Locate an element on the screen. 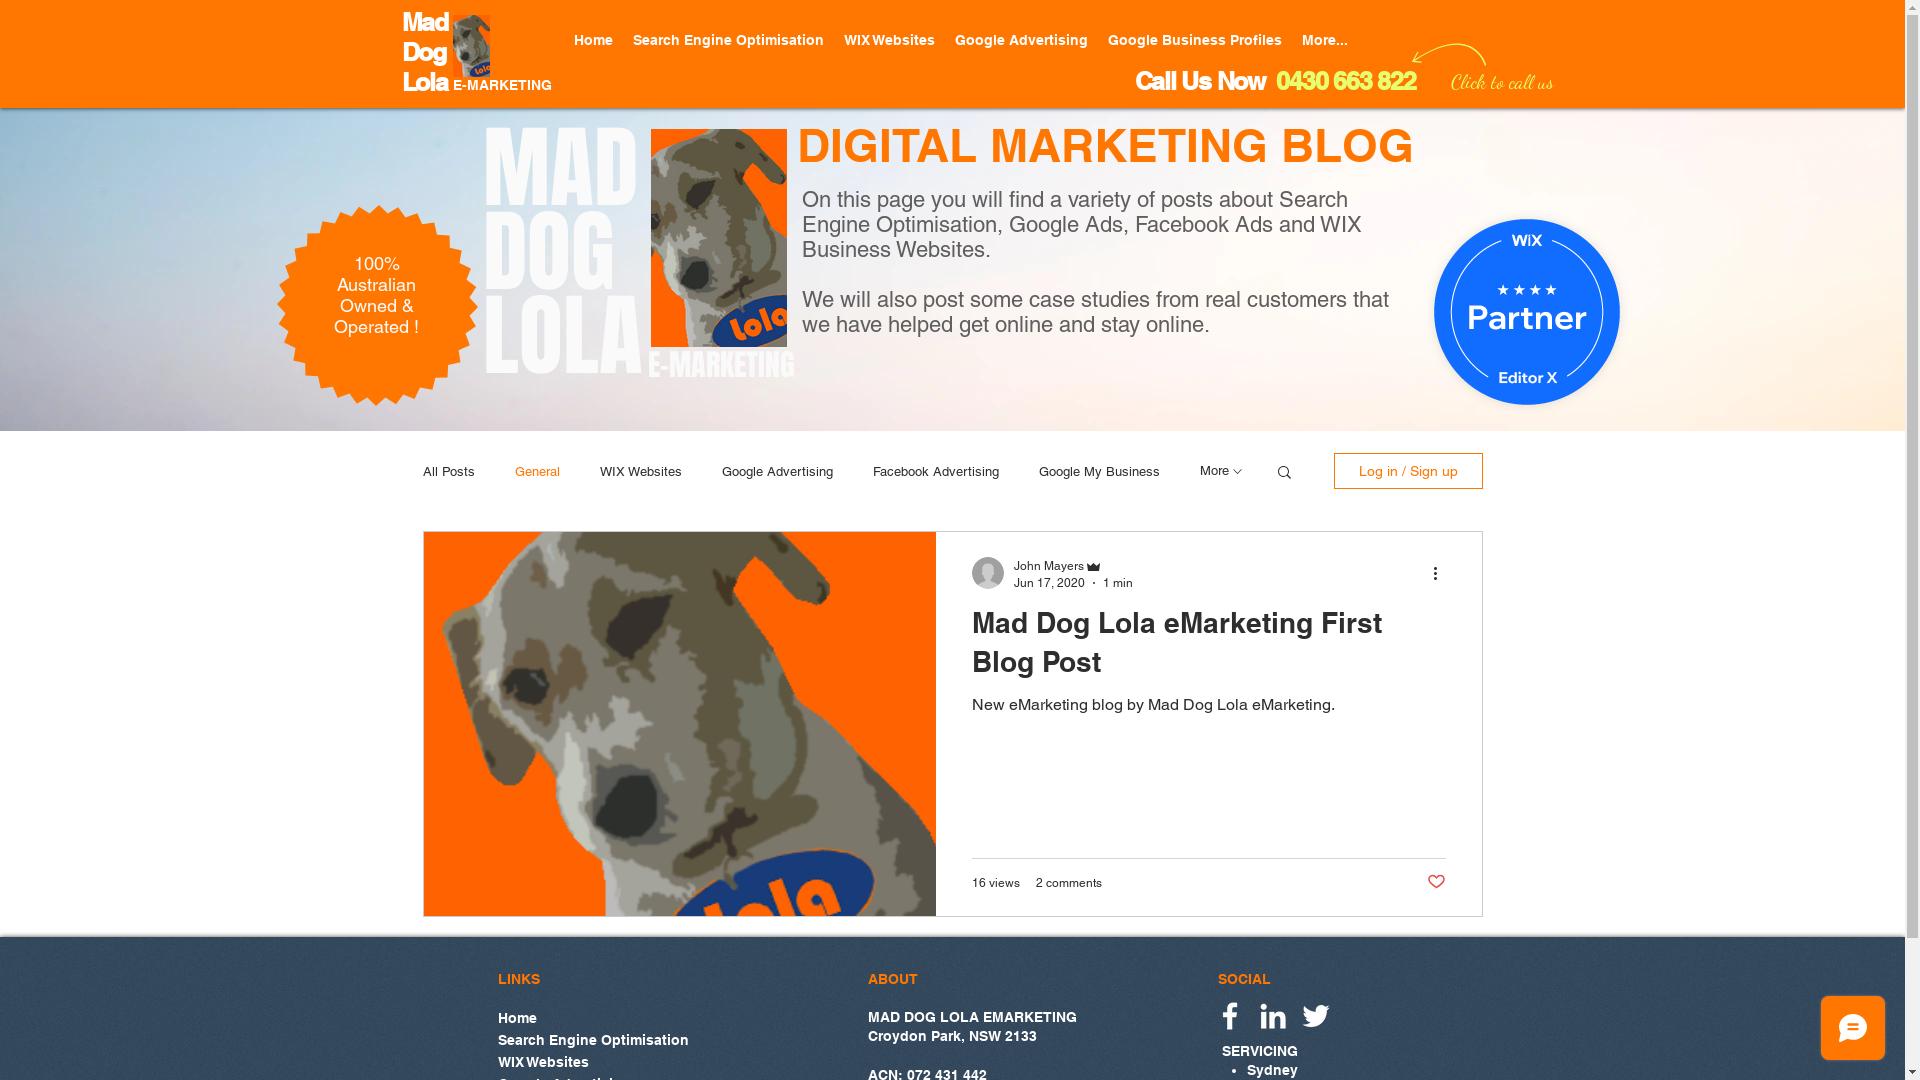  'Post not marked as liked' is located at coordinates (1434, 881).